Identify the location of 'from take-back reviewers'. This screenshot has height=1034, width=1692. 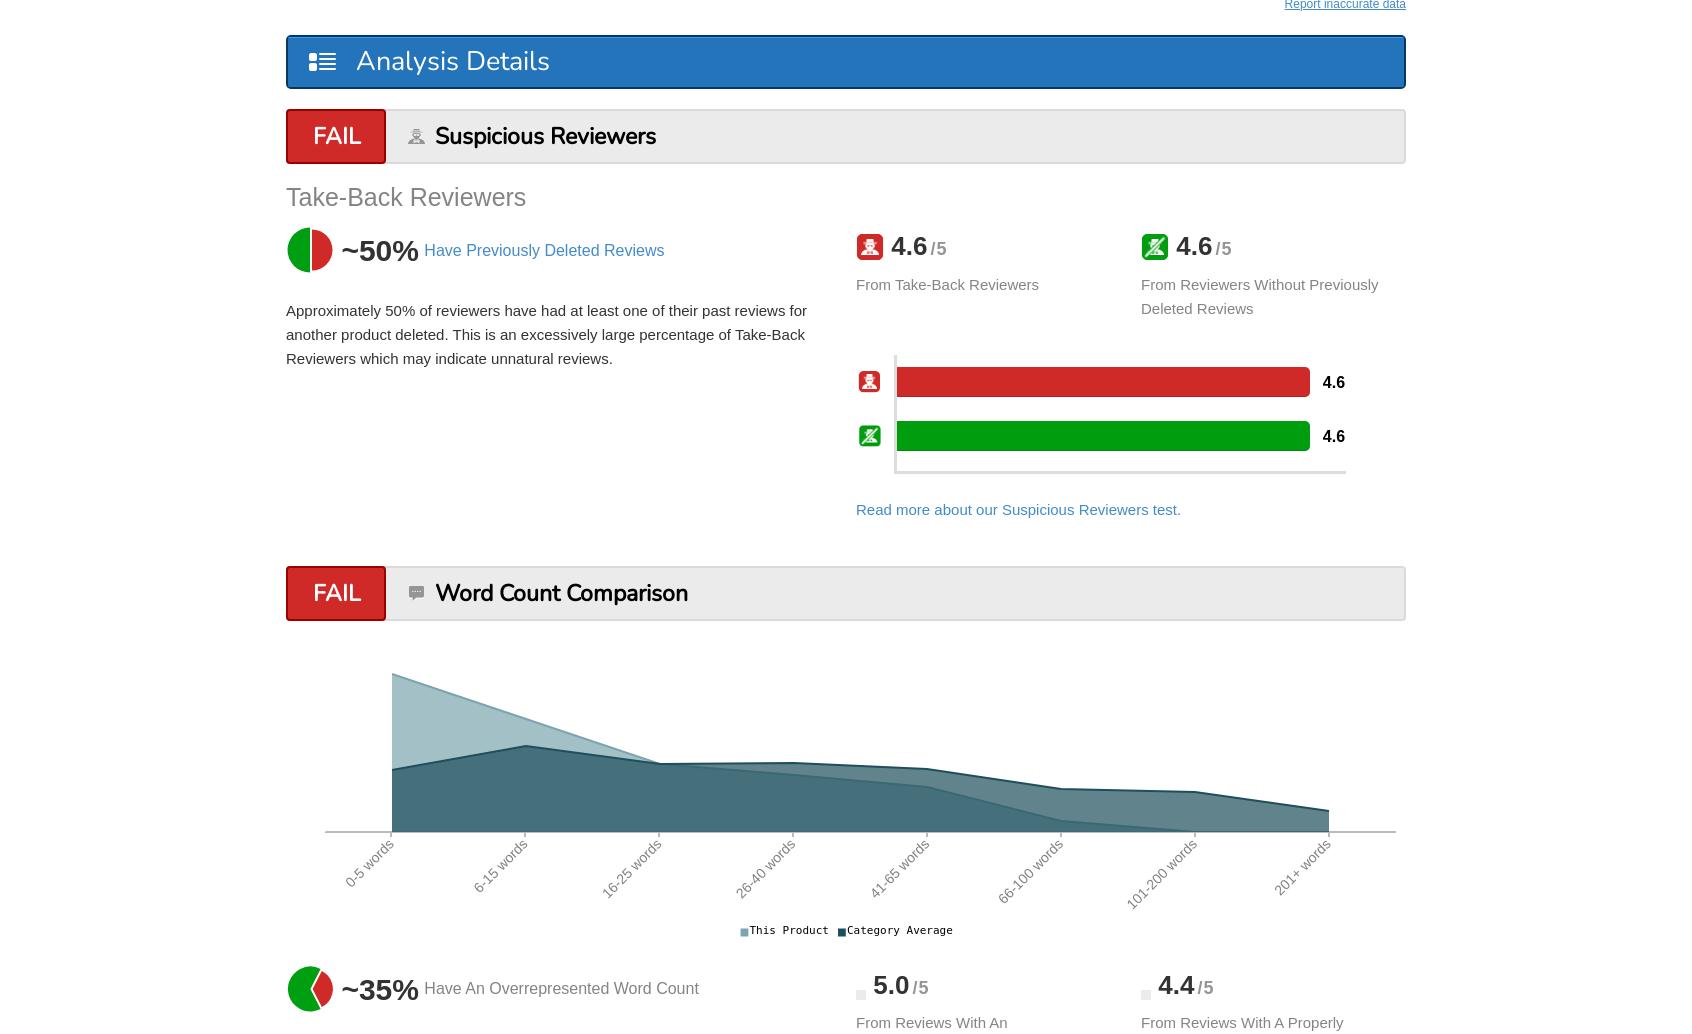
(854, 282).